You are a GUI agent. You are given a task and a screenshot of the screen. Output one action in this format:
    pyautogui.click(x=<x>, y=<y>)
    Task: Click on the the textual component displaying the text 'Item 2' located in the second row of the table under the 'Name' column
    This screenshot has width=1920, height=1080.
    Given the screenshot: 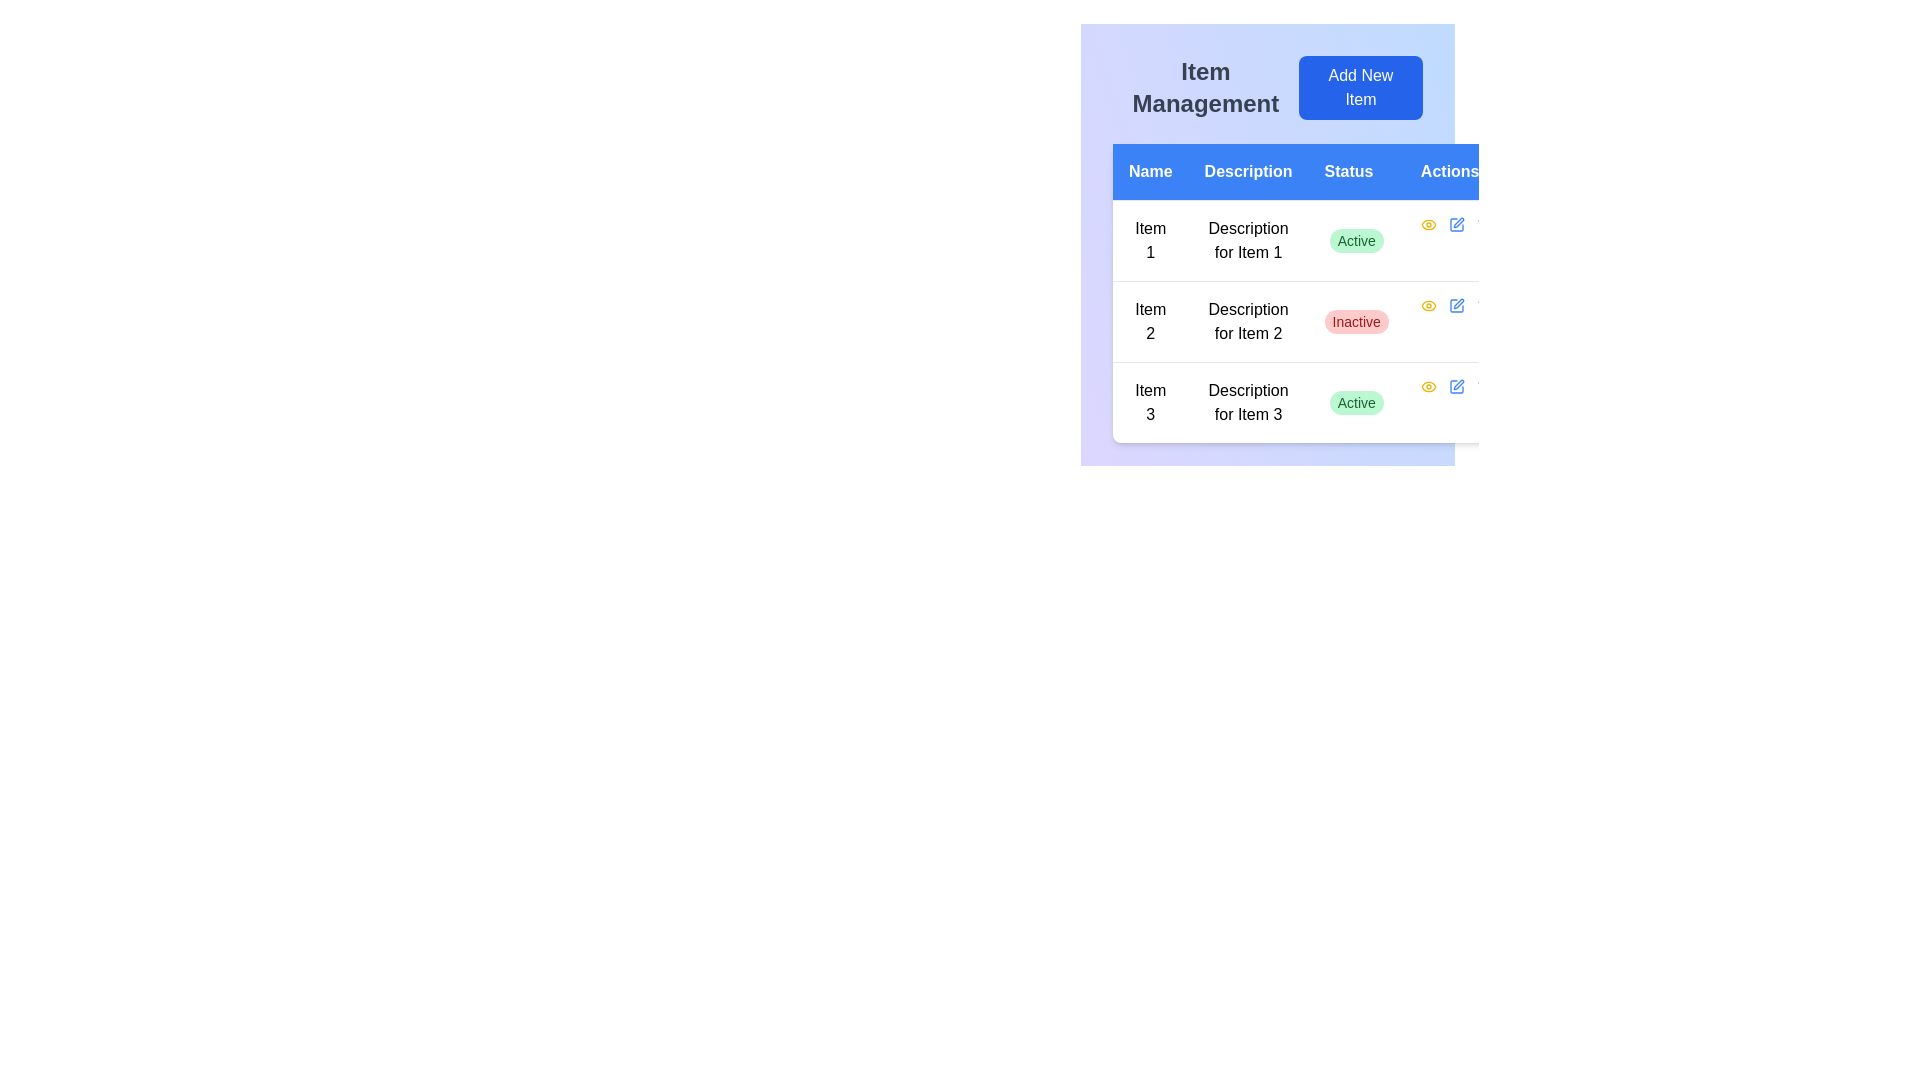 What is the action you would take?
    pyautogui.click(x=1150, y=320)
    